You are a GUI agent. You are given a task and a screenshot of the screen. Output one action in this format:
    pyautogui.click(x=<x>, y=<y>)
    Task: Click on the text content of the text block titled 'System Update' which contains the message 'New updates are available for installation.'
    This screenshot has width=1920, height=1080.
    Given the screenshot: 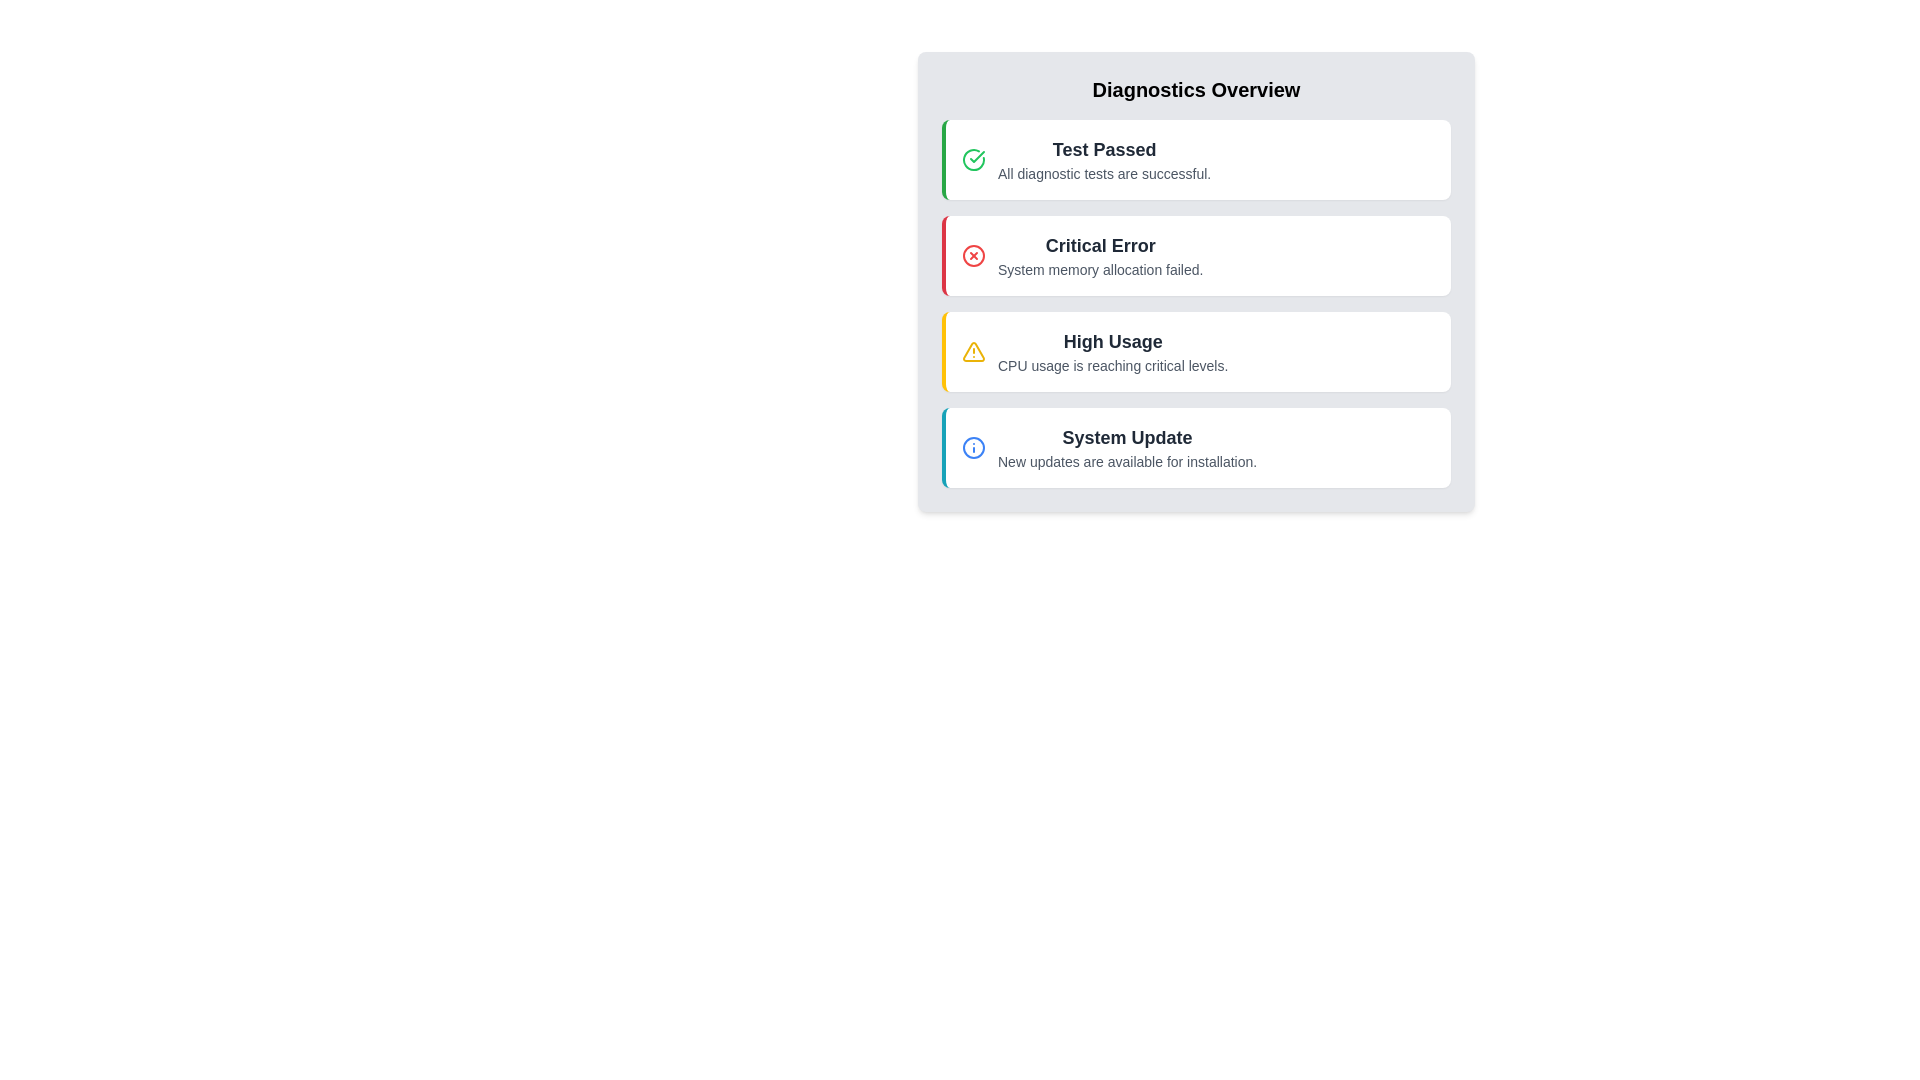 What is the action you would take?
    pyautogui.click(x=1127, y=446)
    